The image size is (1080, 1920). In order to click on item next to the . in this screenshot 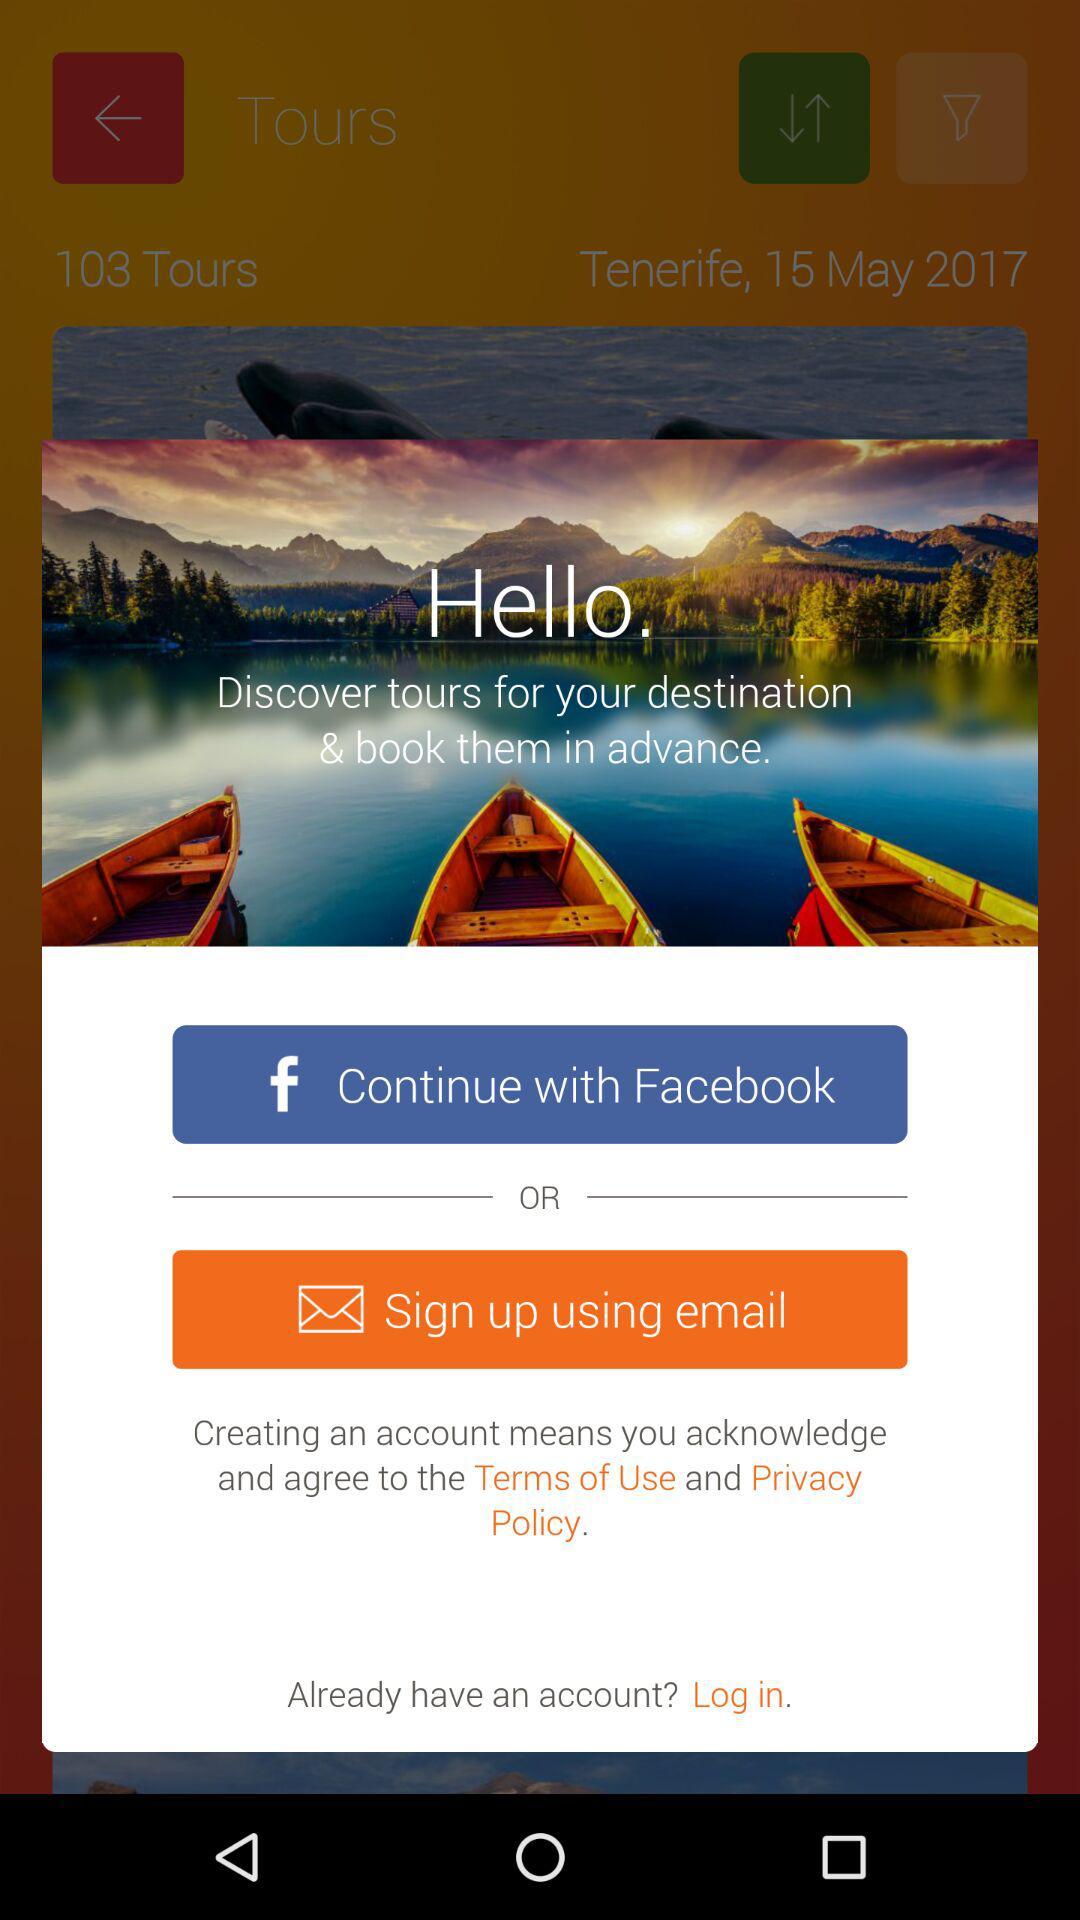, I will do `click(738, 1692)`.